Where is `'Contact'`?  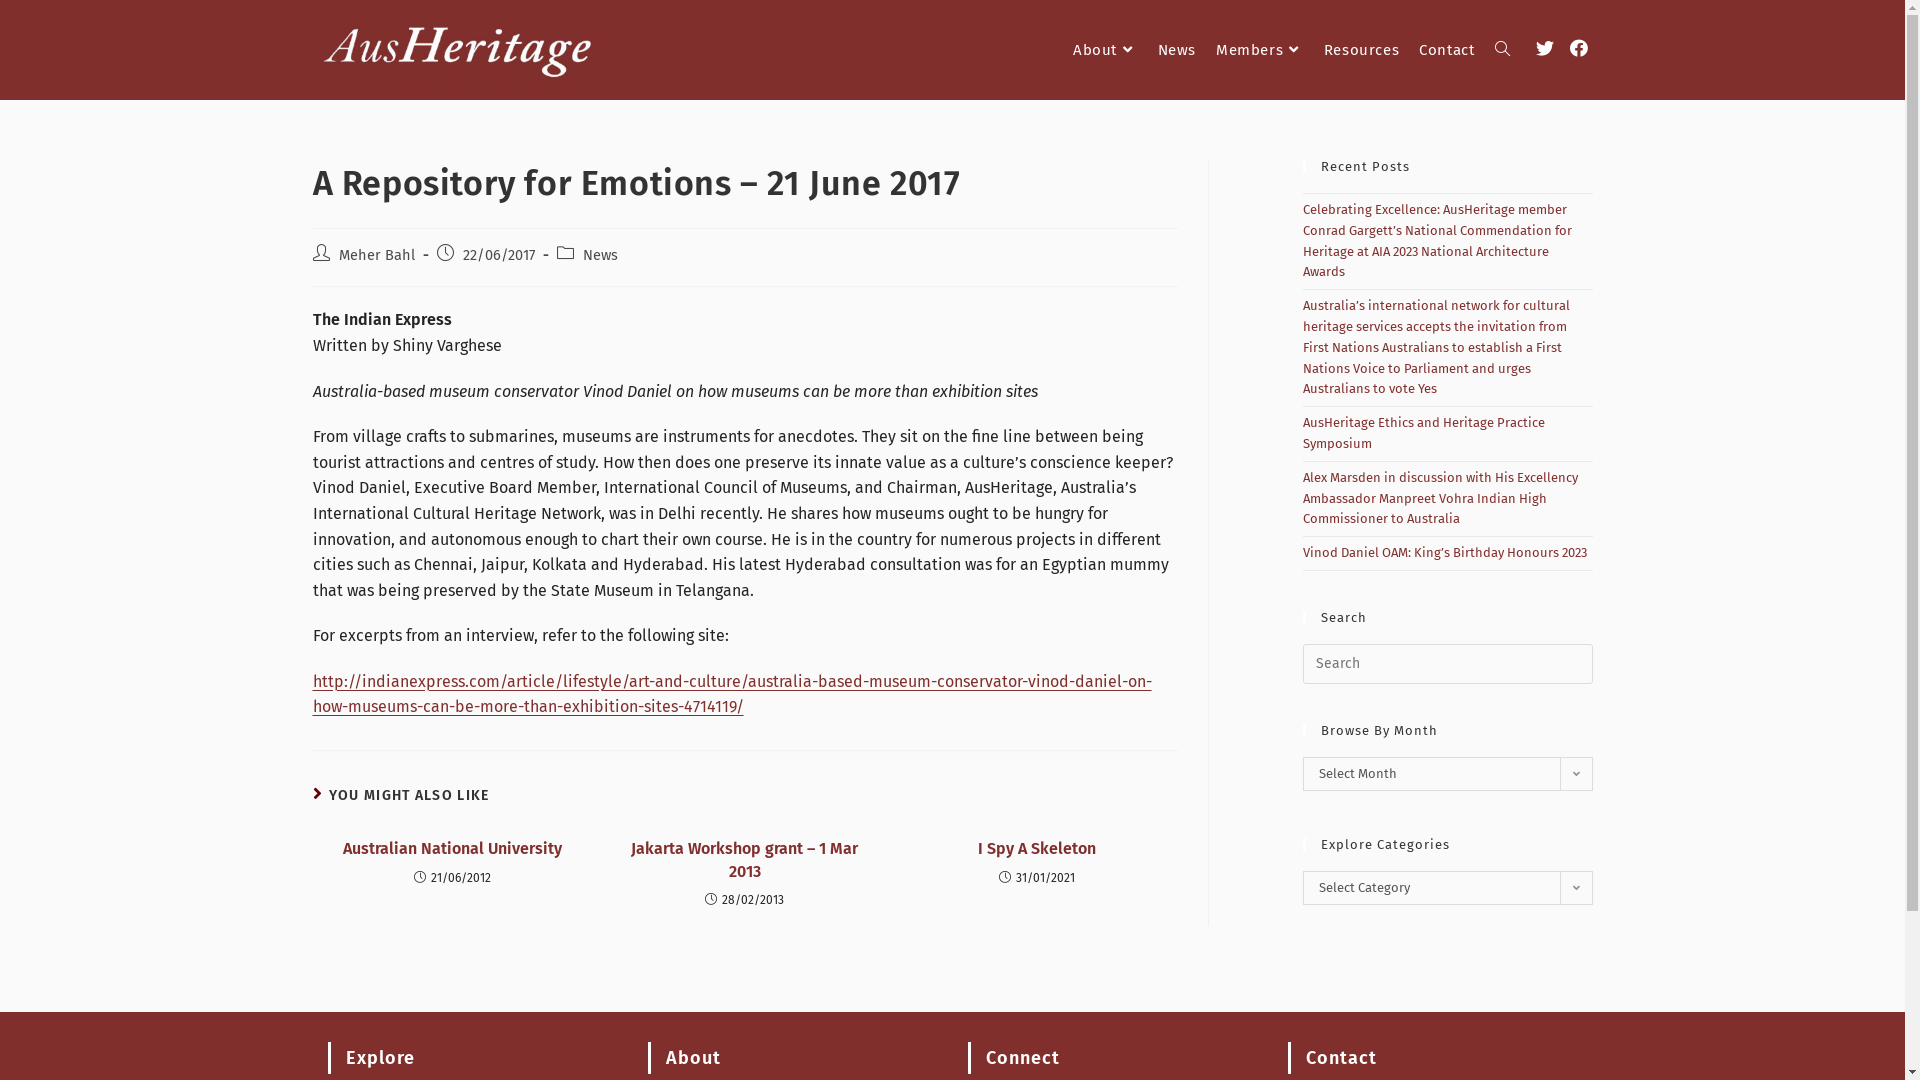 'Contact' is located at coordinates (1408, 49).